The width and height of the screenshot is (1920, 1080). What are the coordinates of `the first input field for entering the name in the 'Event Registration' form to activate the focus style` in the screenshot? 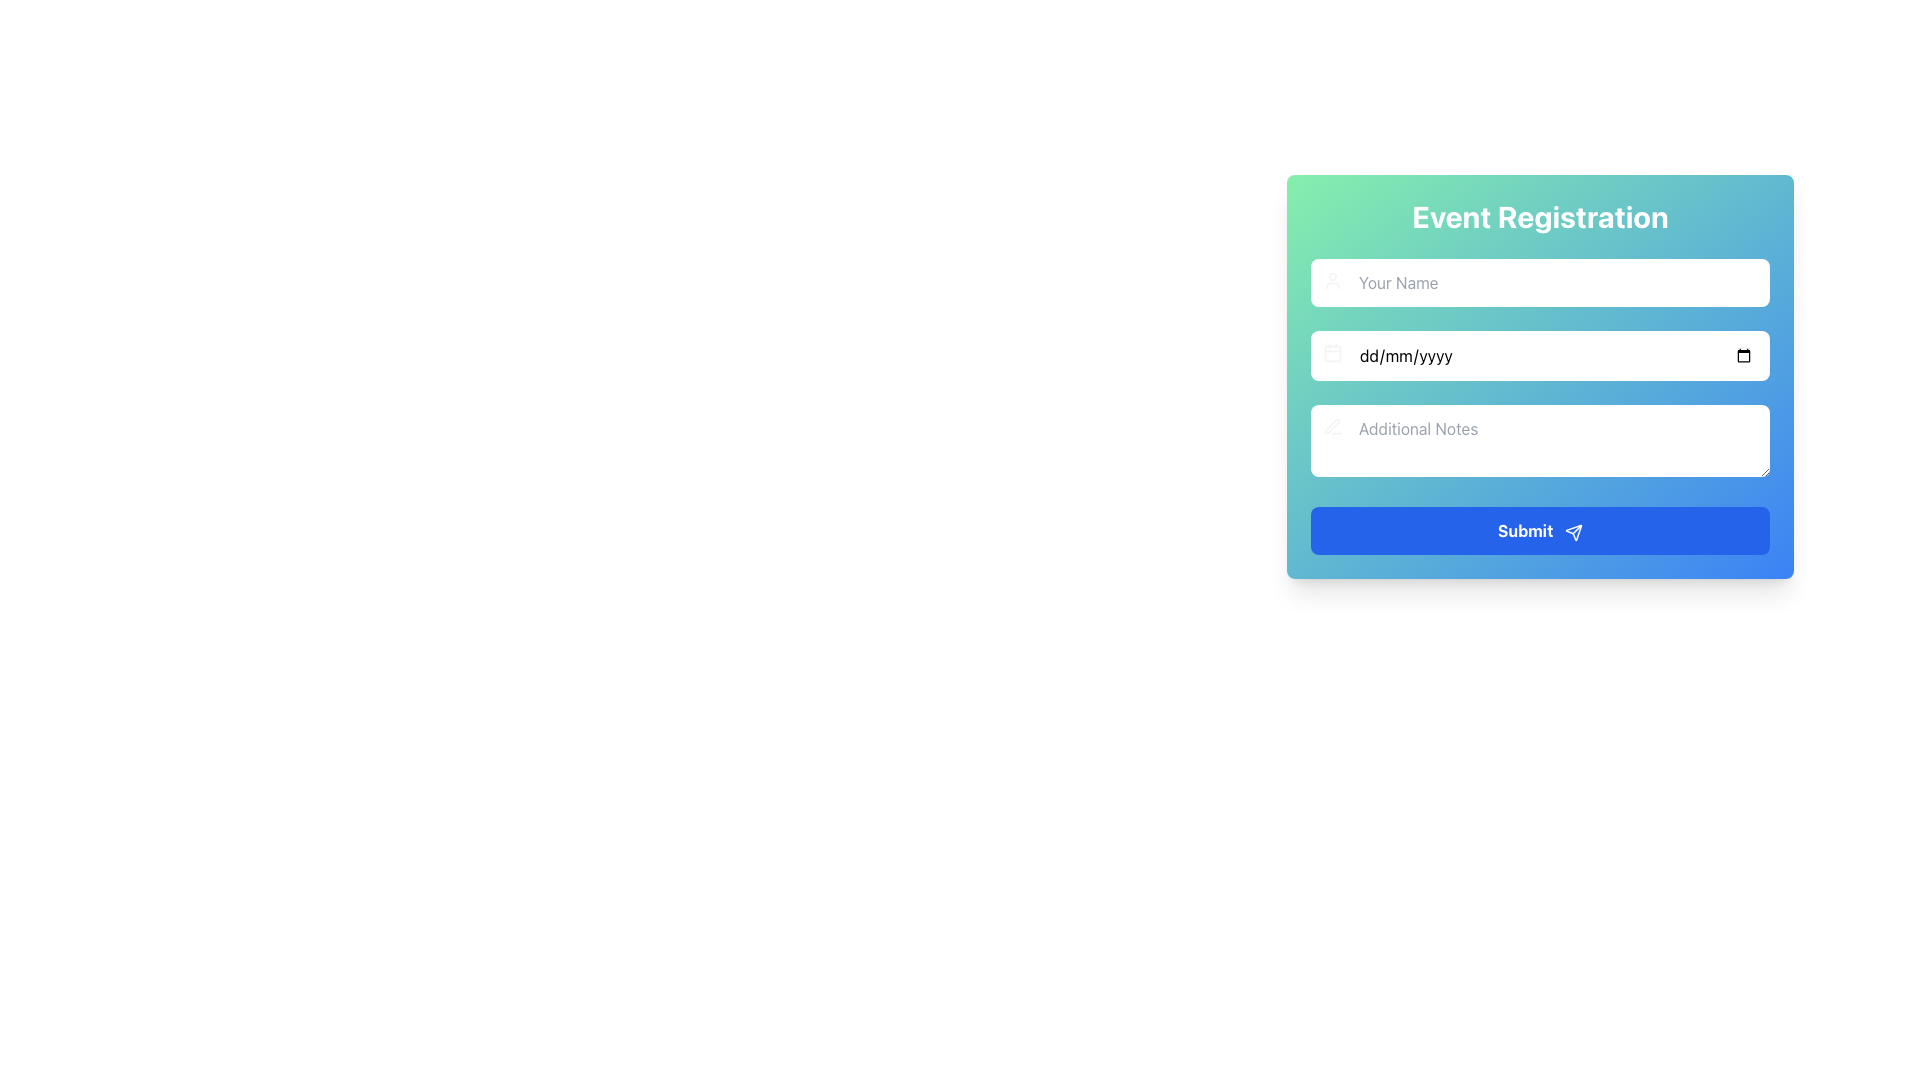 It's located at (1539, 282).